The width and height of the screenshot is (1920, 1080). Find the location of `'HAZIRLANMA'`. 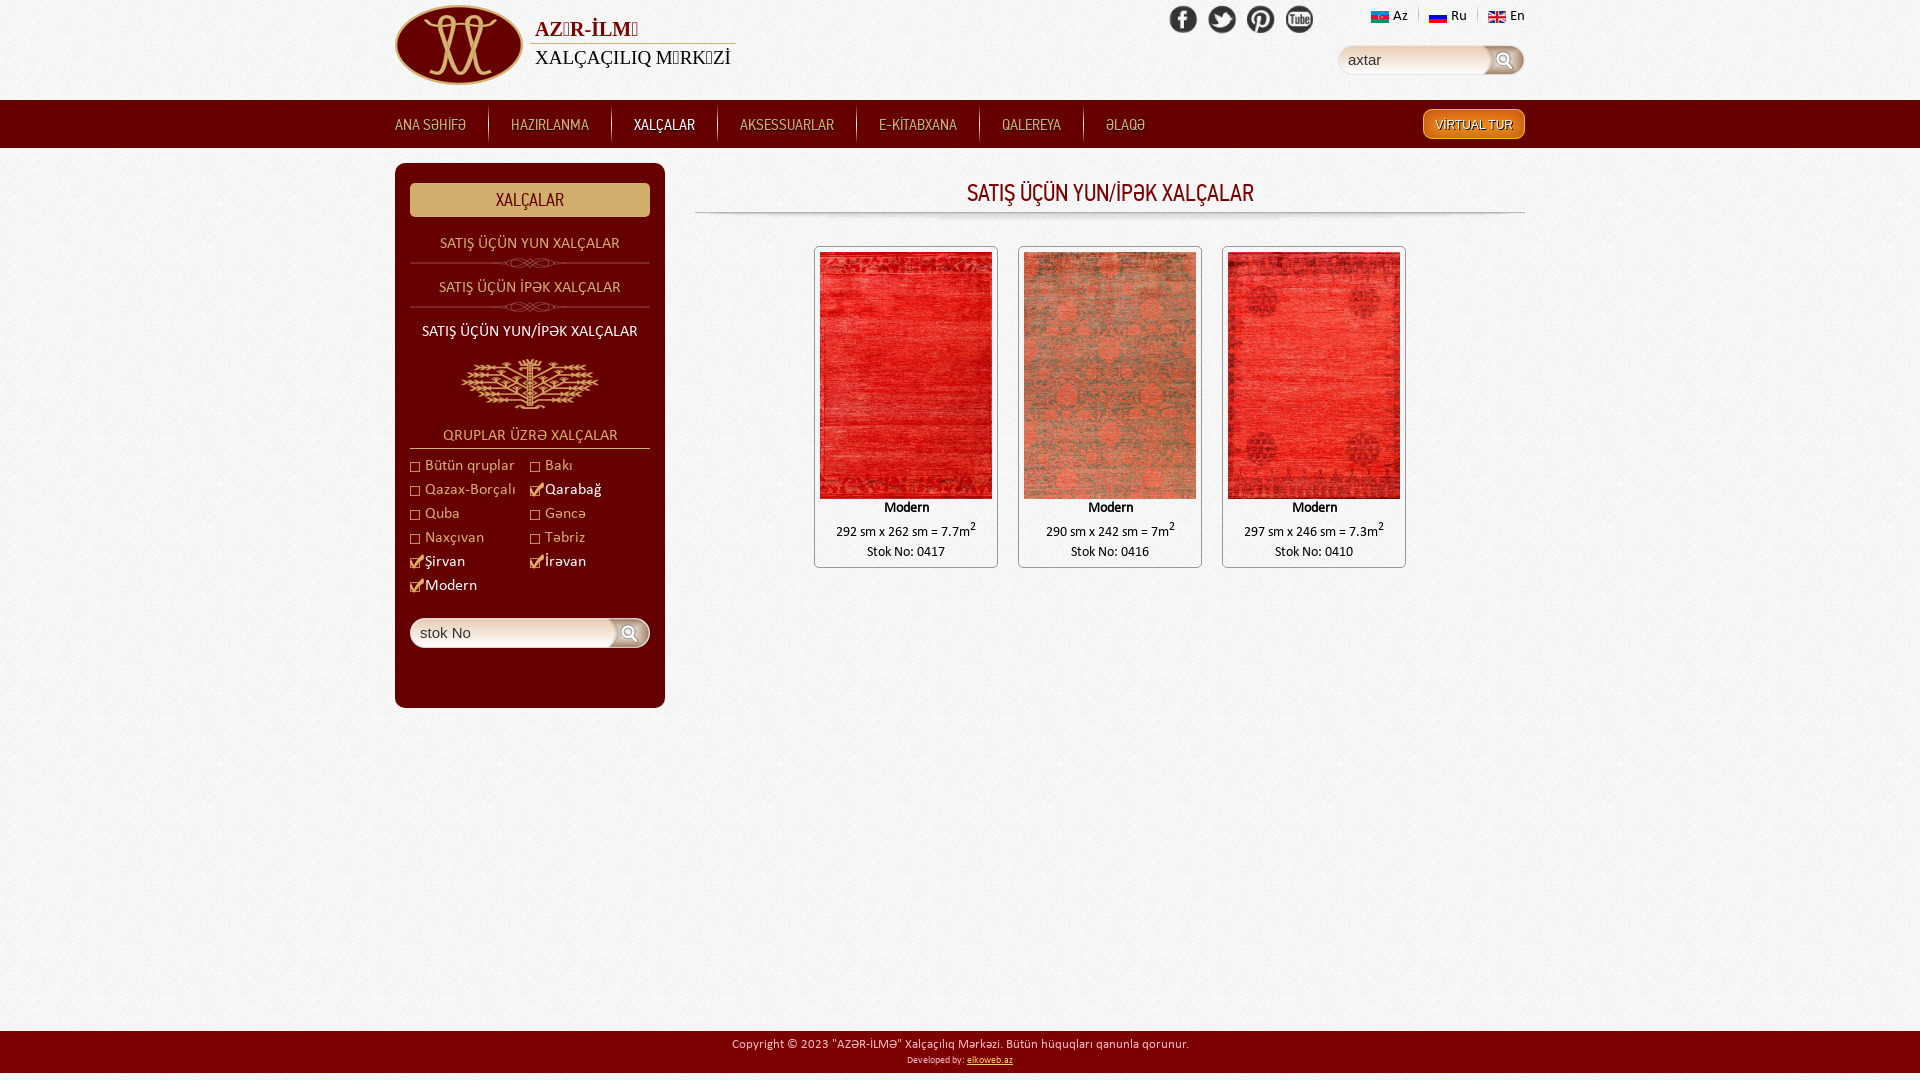

'HAZIRLANMA' is located at coordinates (550, 124).